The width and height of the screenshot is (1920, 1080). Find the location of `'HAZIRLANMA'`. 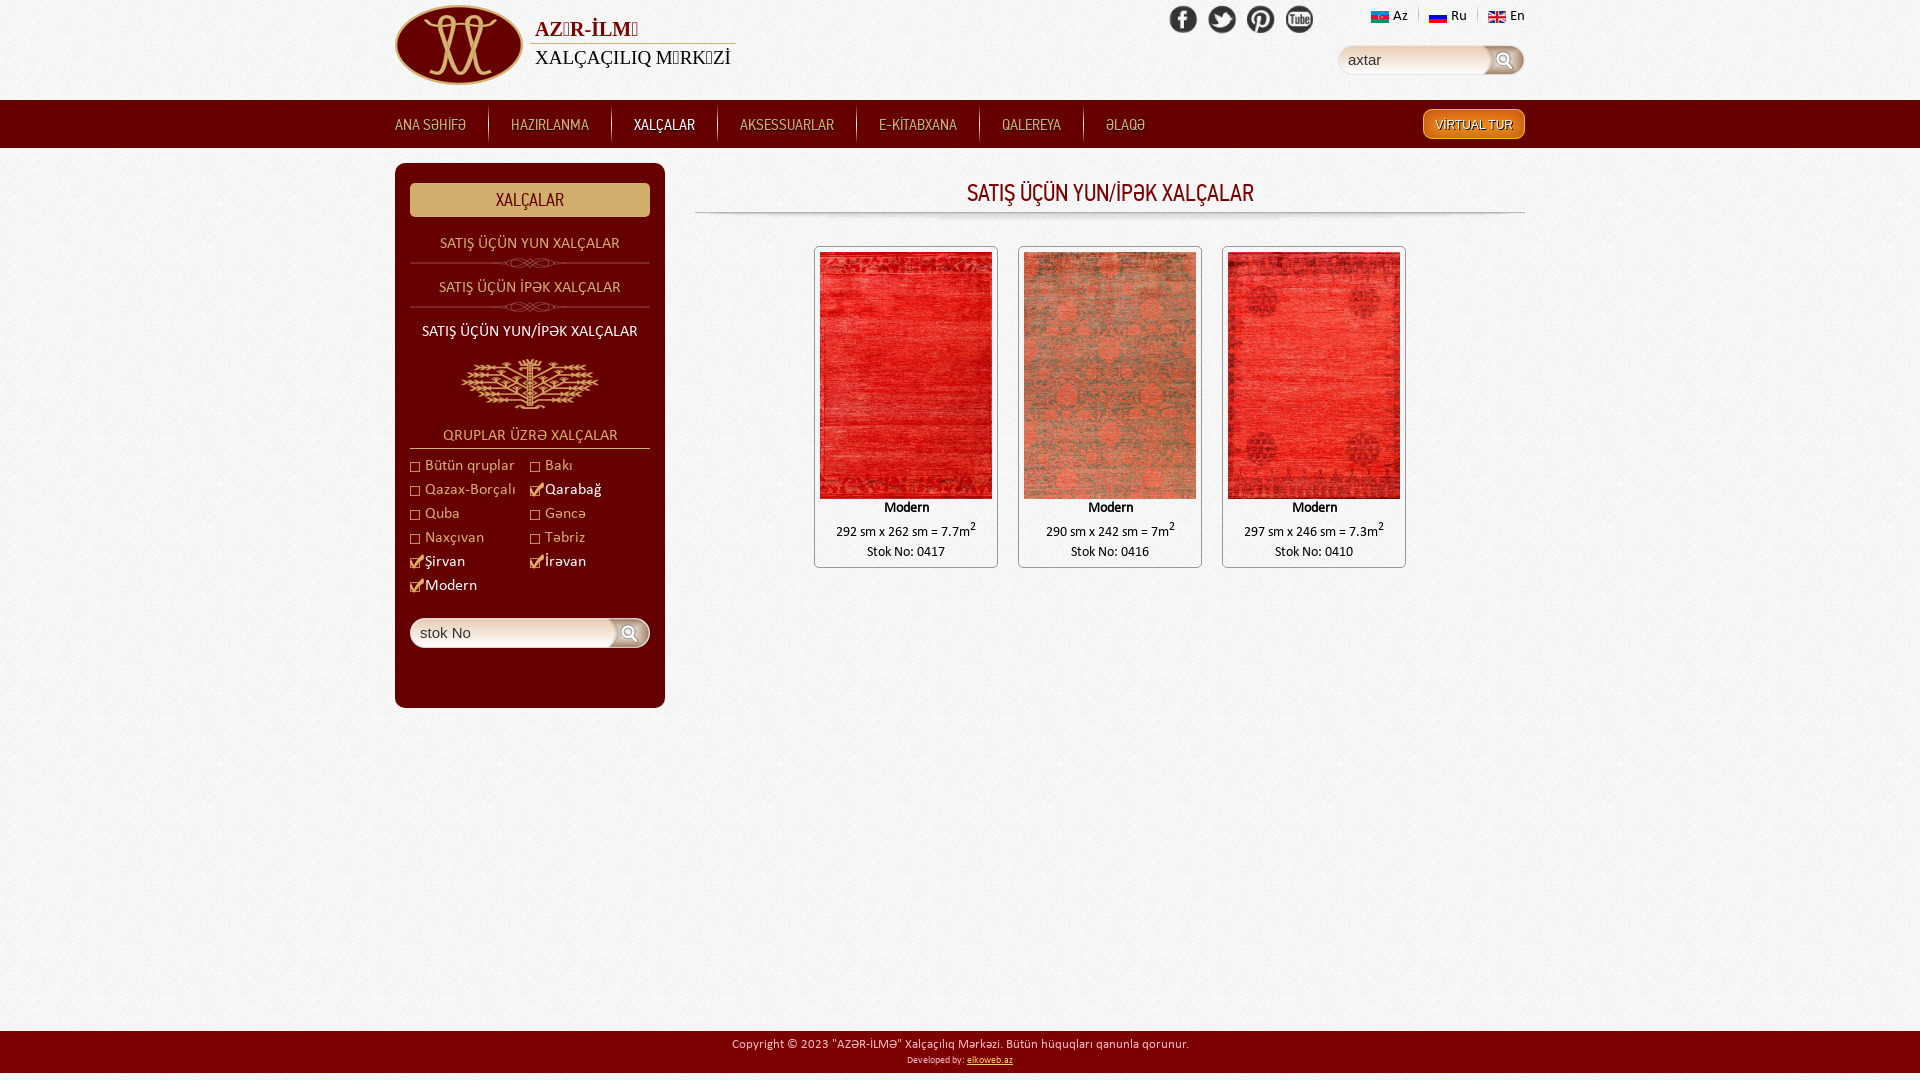

'HAZIRLANMA' is located at coordinates (550, 124).